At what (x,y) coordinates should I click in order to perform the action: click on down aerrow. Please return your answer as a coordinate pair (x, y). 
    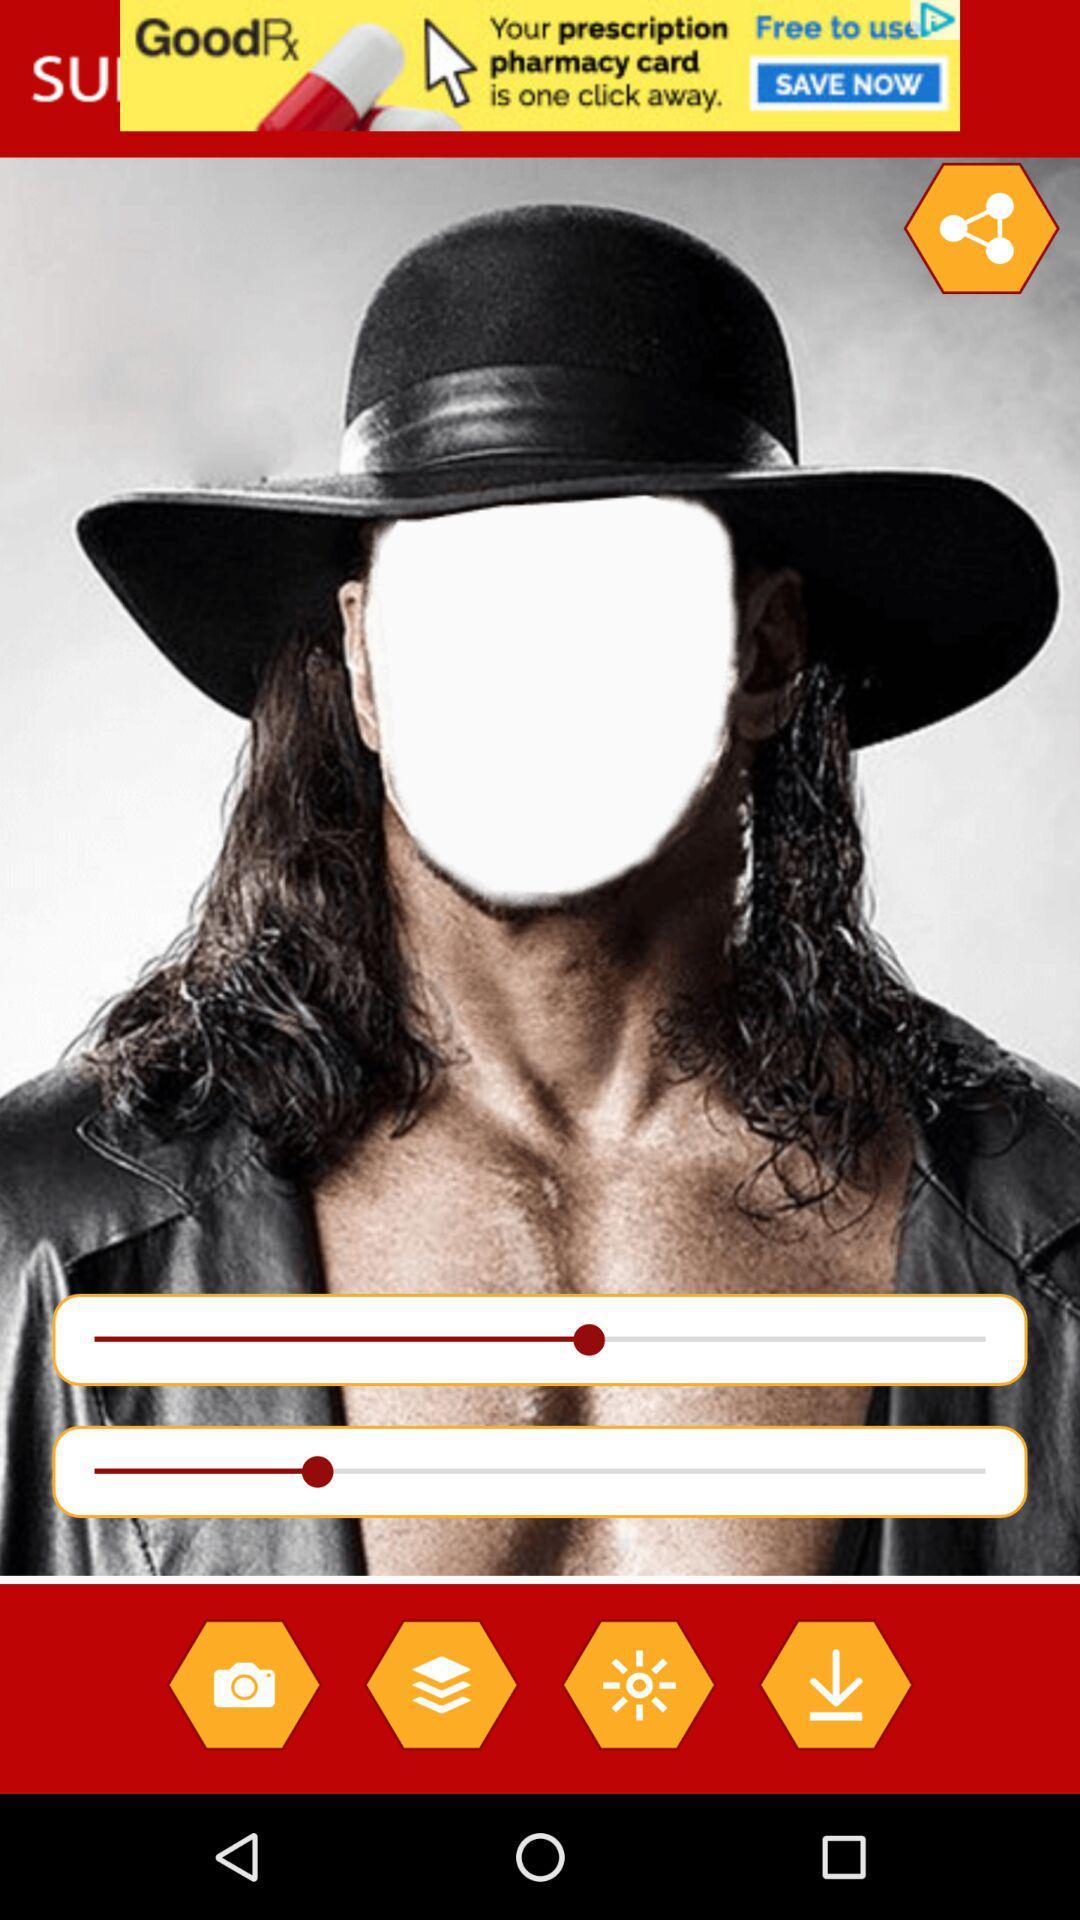
    Looking at the image, I should click on (835, 1683).